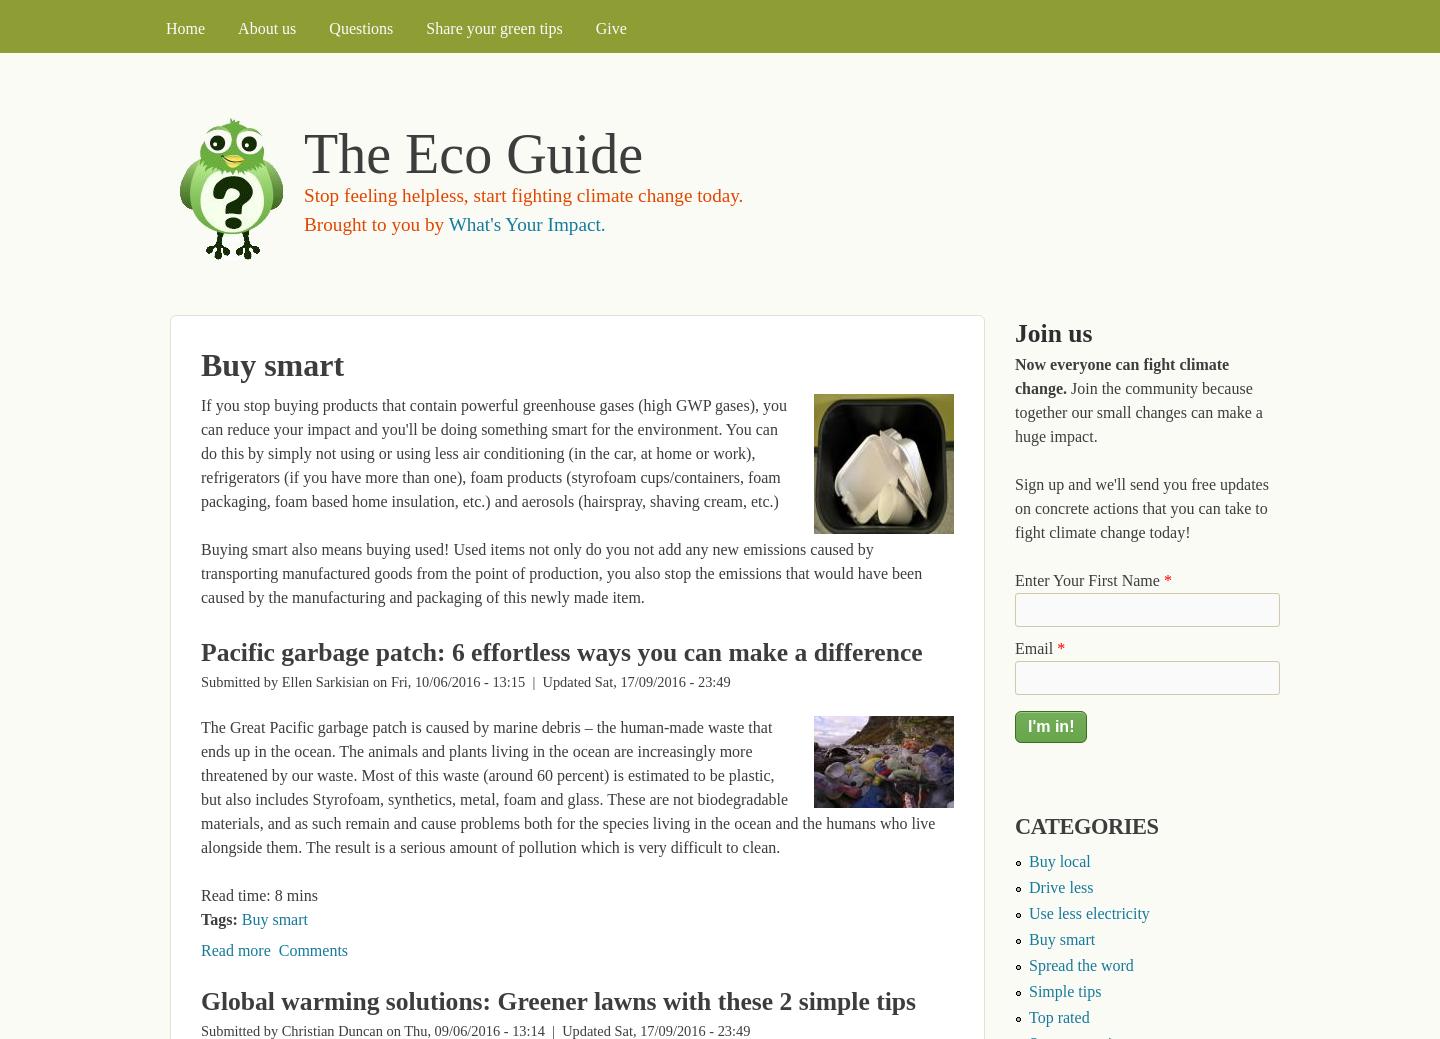 This screenshot has height=1039, width=1440. Describe the element at coordinates (522, 194) in the screenshot. I see `'Stop feeling helpless, start fighting climate change today.'` at that location.